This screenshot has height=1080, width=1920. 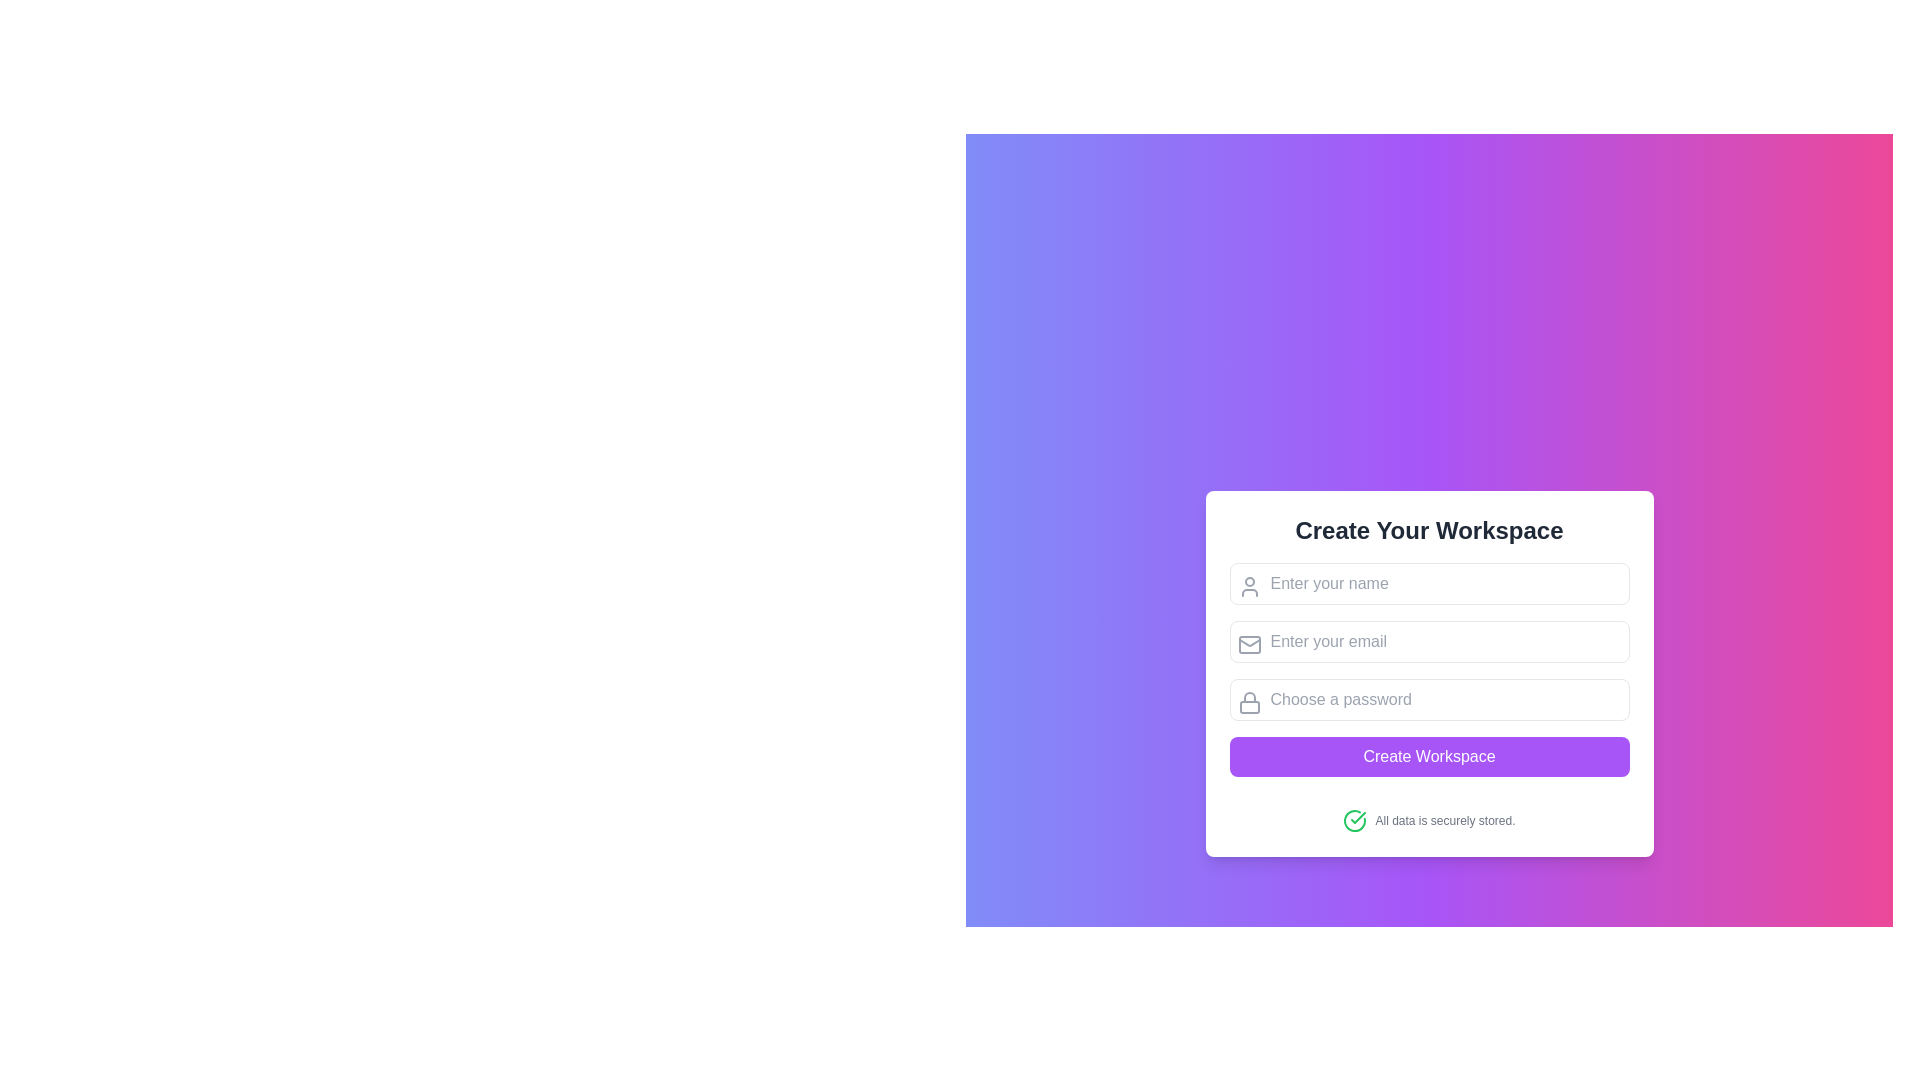 I want to click on the confirmation icon located to the left of the text 'All data is securely stored.' below the 'Create Workspace' button, so click(x=1355, y=821).